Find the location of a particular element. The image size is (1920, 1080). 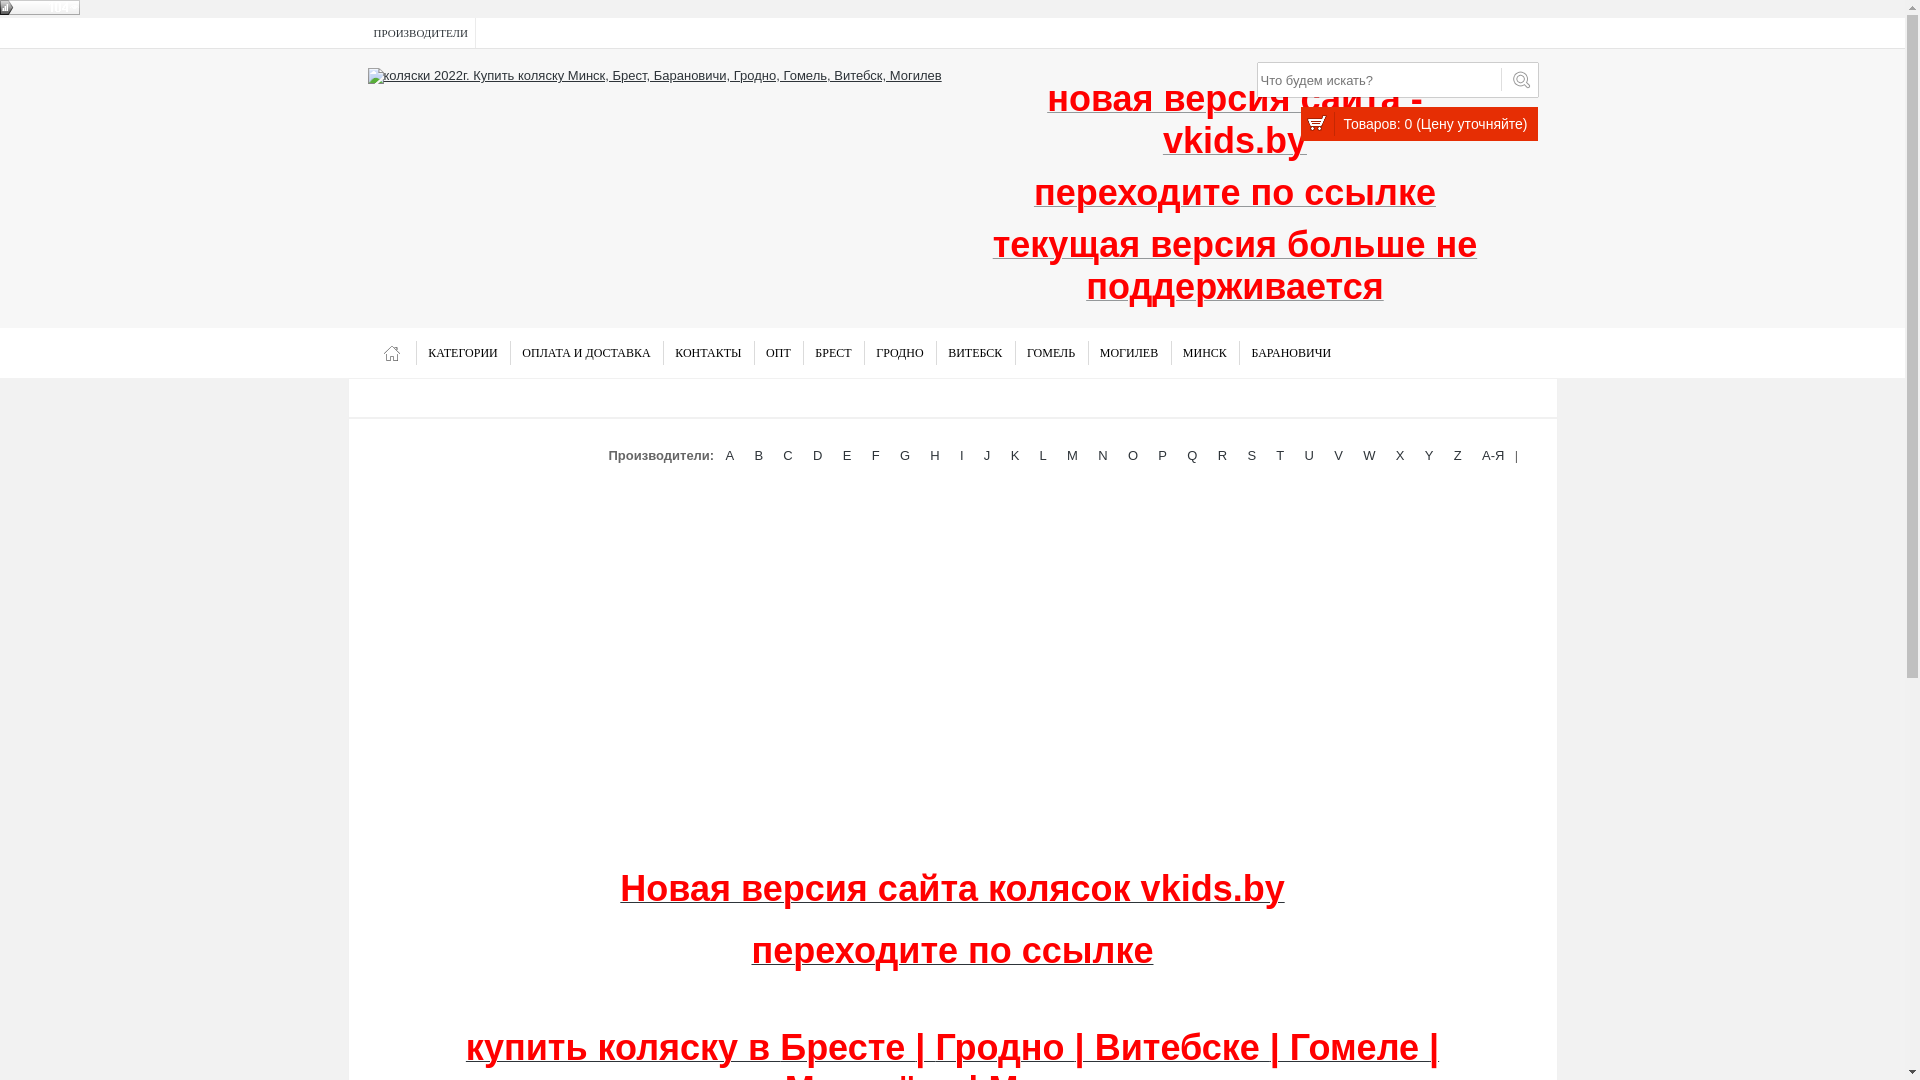

'U' is located at coordinates (1309, 455).